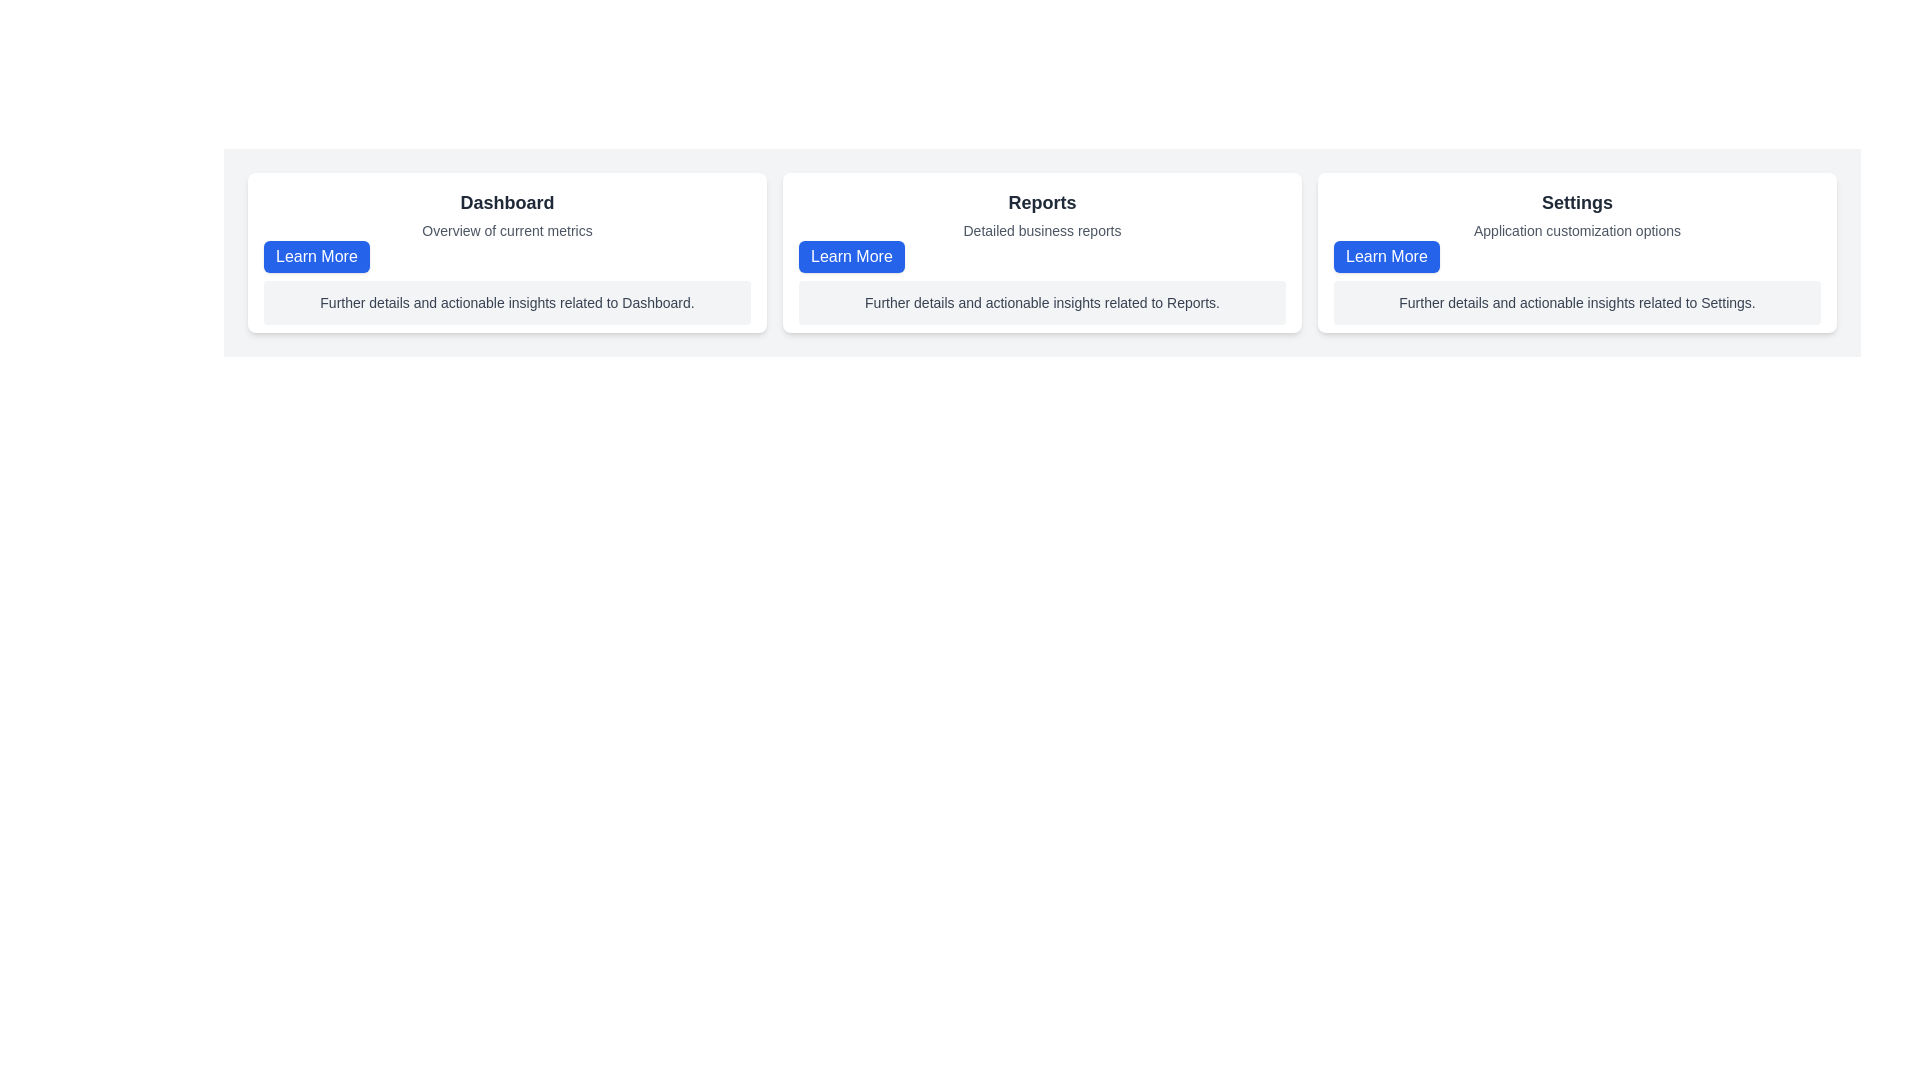  What do you see at coordinates (1041, 303) in the screenshot?
I see `the descriptive text block located at the bottom section of the card layout, which provides supplementary information related to the 'Reports' section` at bounding box center [1041, 303].